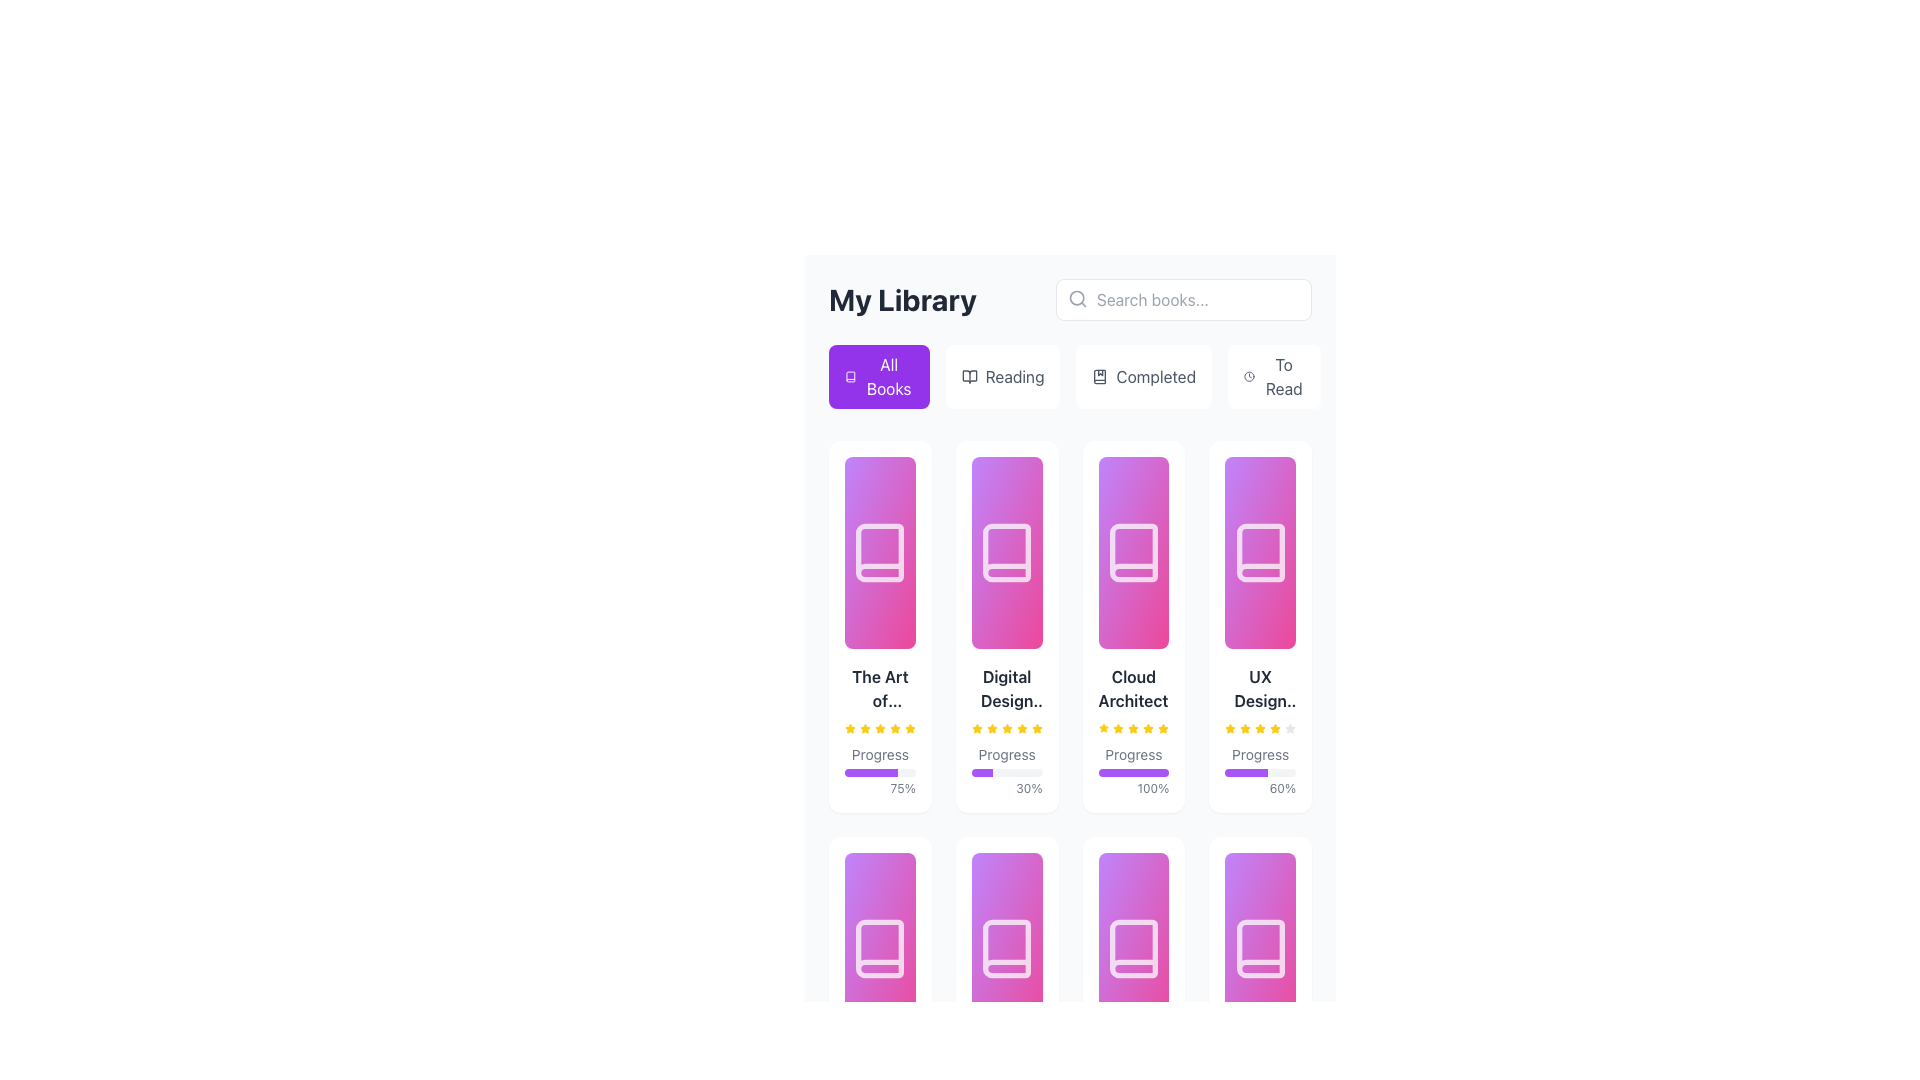 This screenshot has height=1080, width=1920. Describe the element at coordinates (1007, 729) in the screenshot. I see `the fourth star icon in the rating system located beneath the title 'Digital Design' to interact with it` at that location.